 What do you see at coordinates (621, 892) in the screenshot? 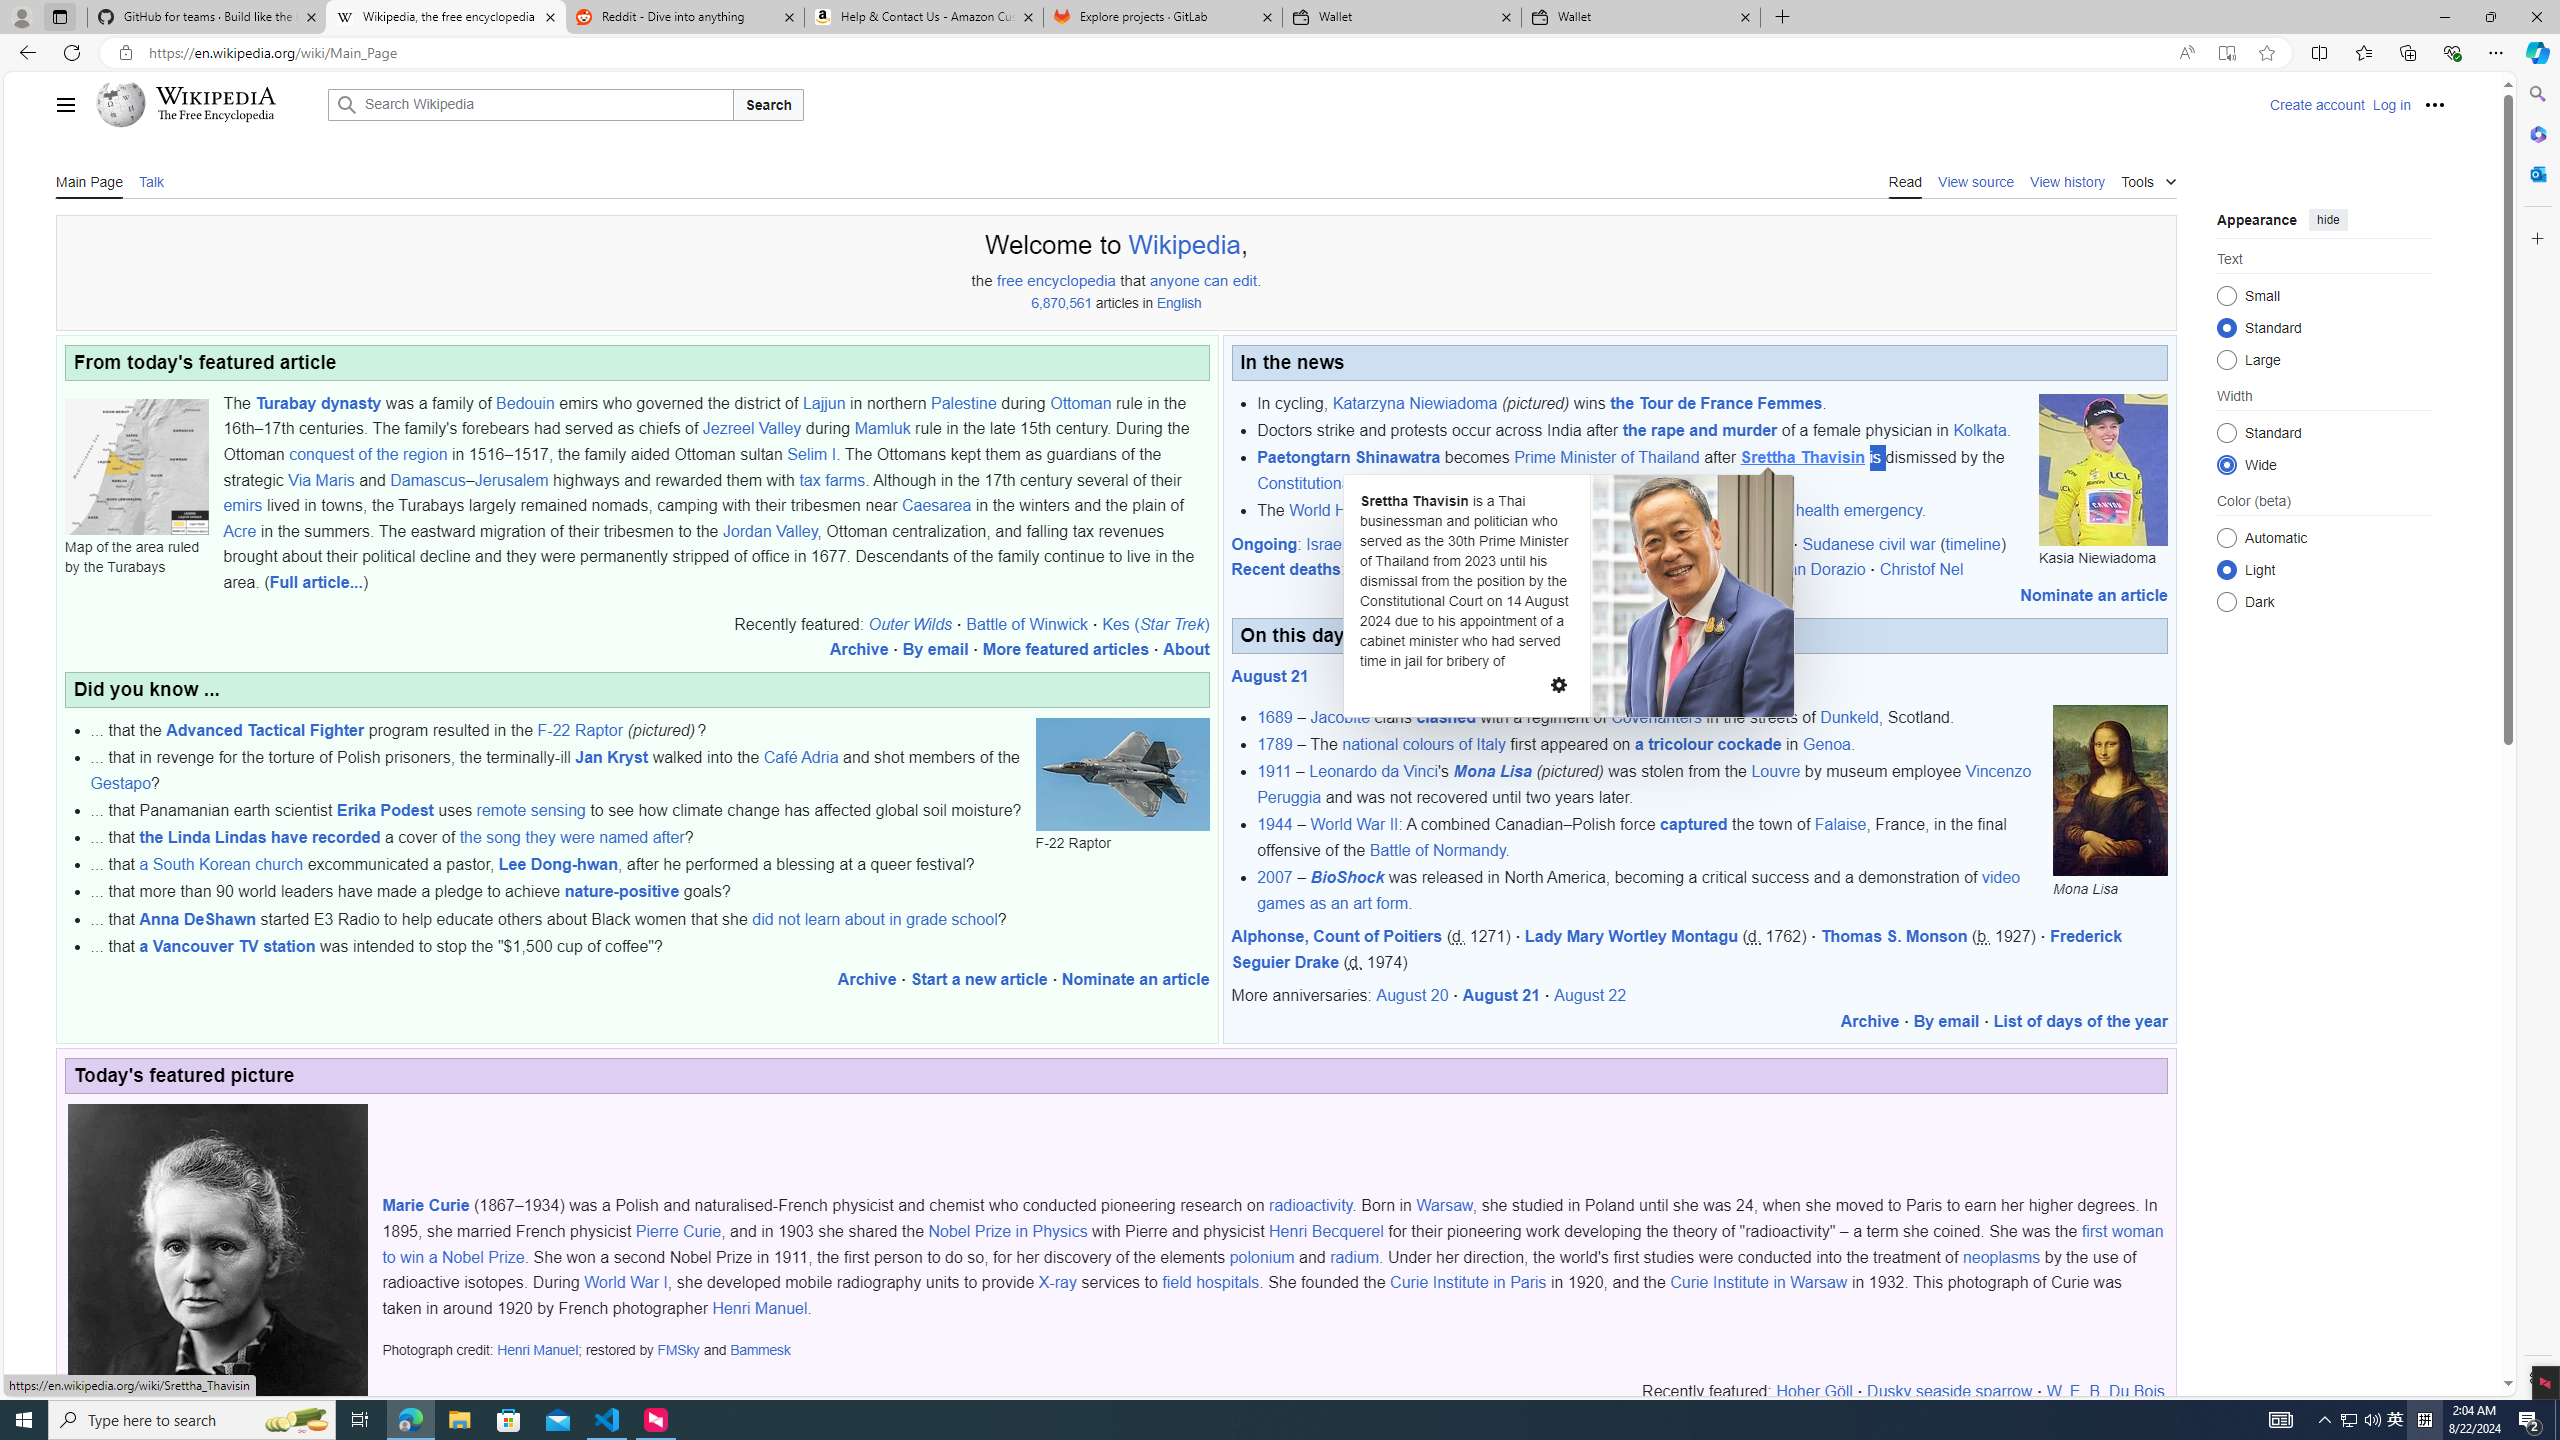
I see `'nature-positive'` at bounding box center [621, 892].